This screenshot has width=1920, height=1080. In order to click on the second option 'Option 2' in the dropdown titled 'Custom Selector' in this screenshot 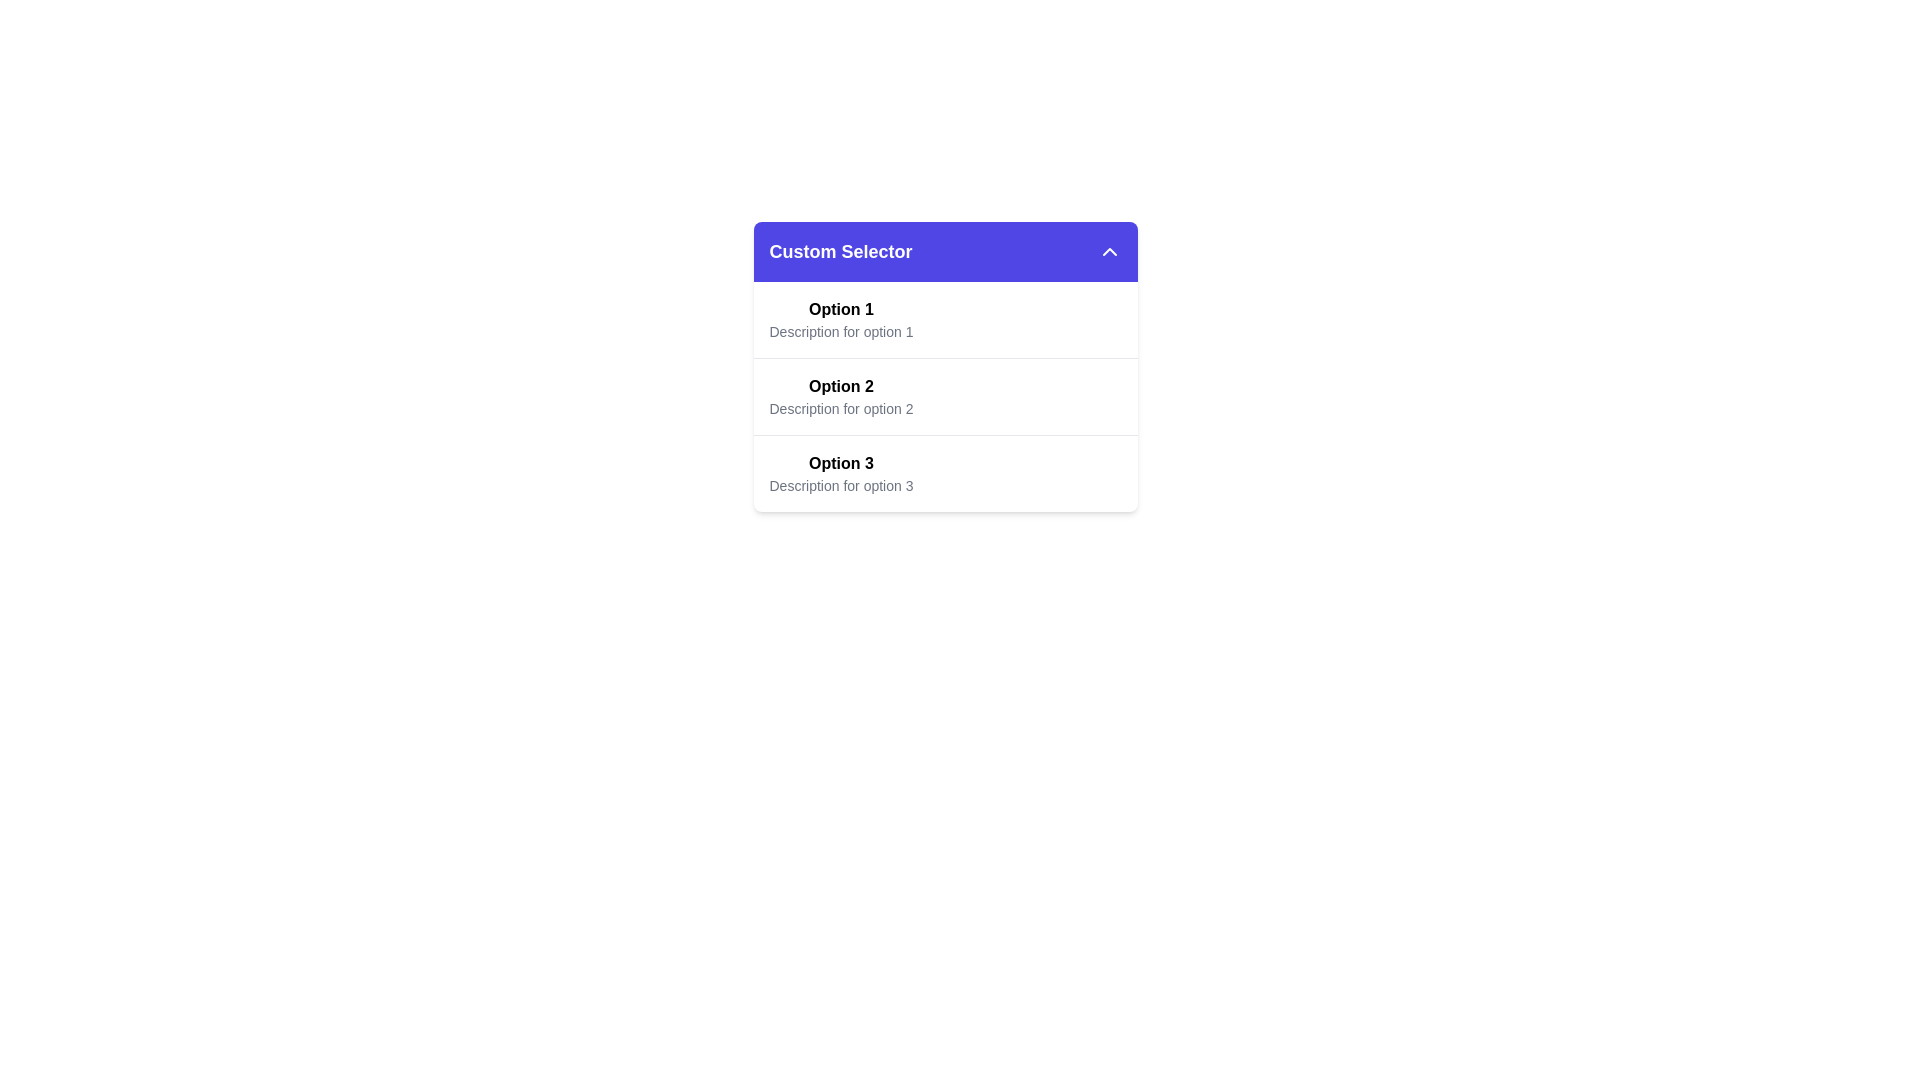, I will do `click(944, 397)`.